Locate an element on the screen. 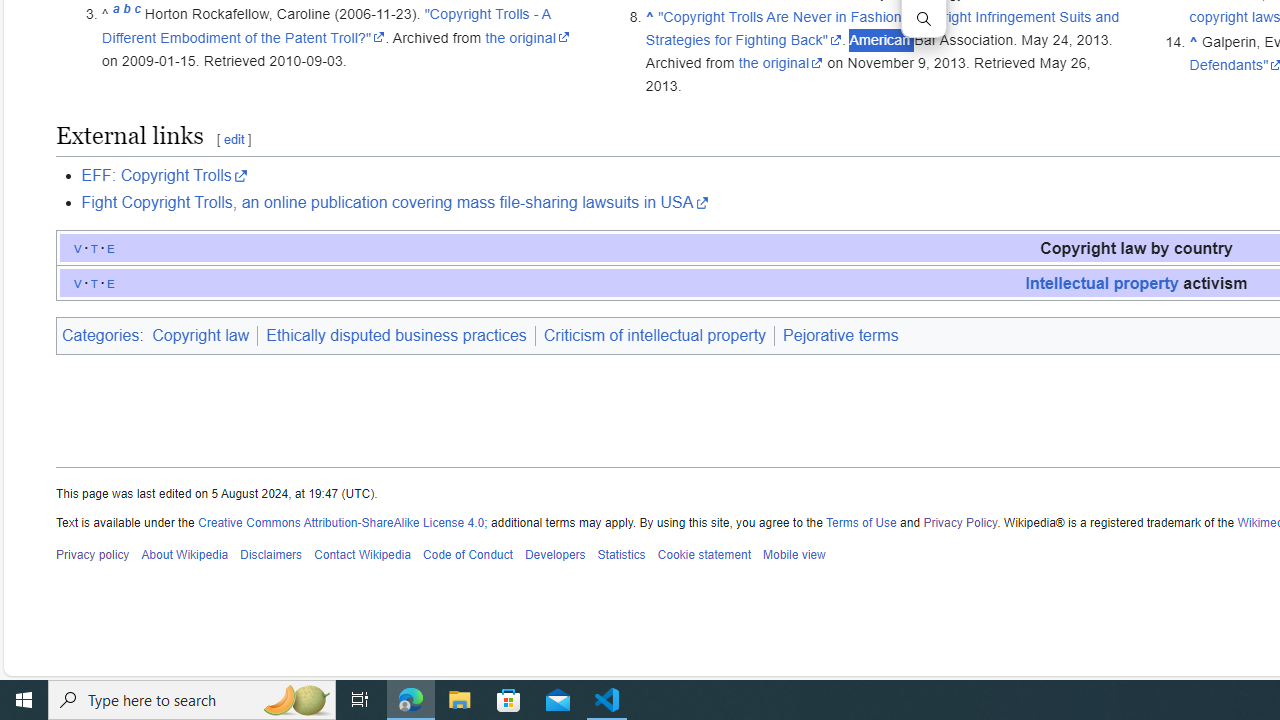 This screenshot has width=1280, height=720. 'Contact Wikipedia' is located at coordinates (362, 555).